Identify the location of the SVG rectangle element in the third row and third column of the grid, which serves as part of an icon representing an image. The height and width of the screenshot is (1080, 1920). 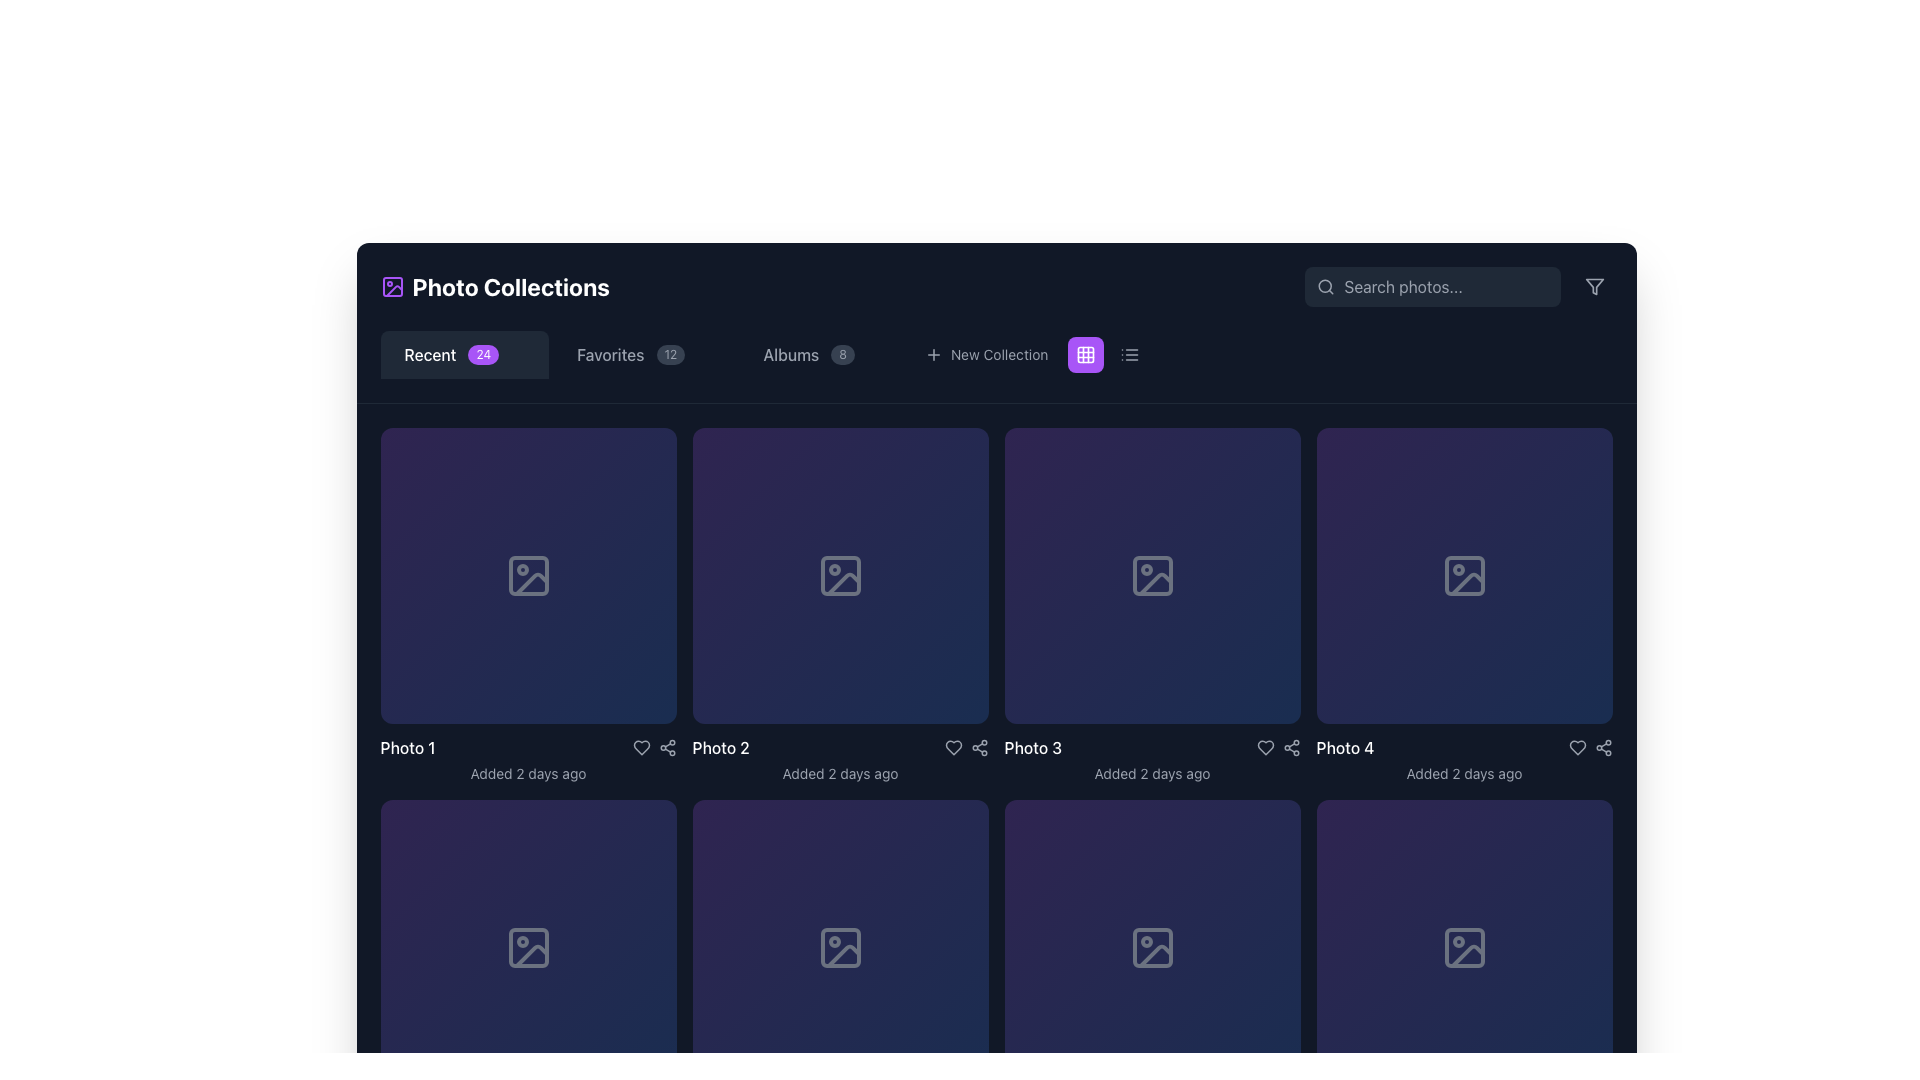
(840, 947).